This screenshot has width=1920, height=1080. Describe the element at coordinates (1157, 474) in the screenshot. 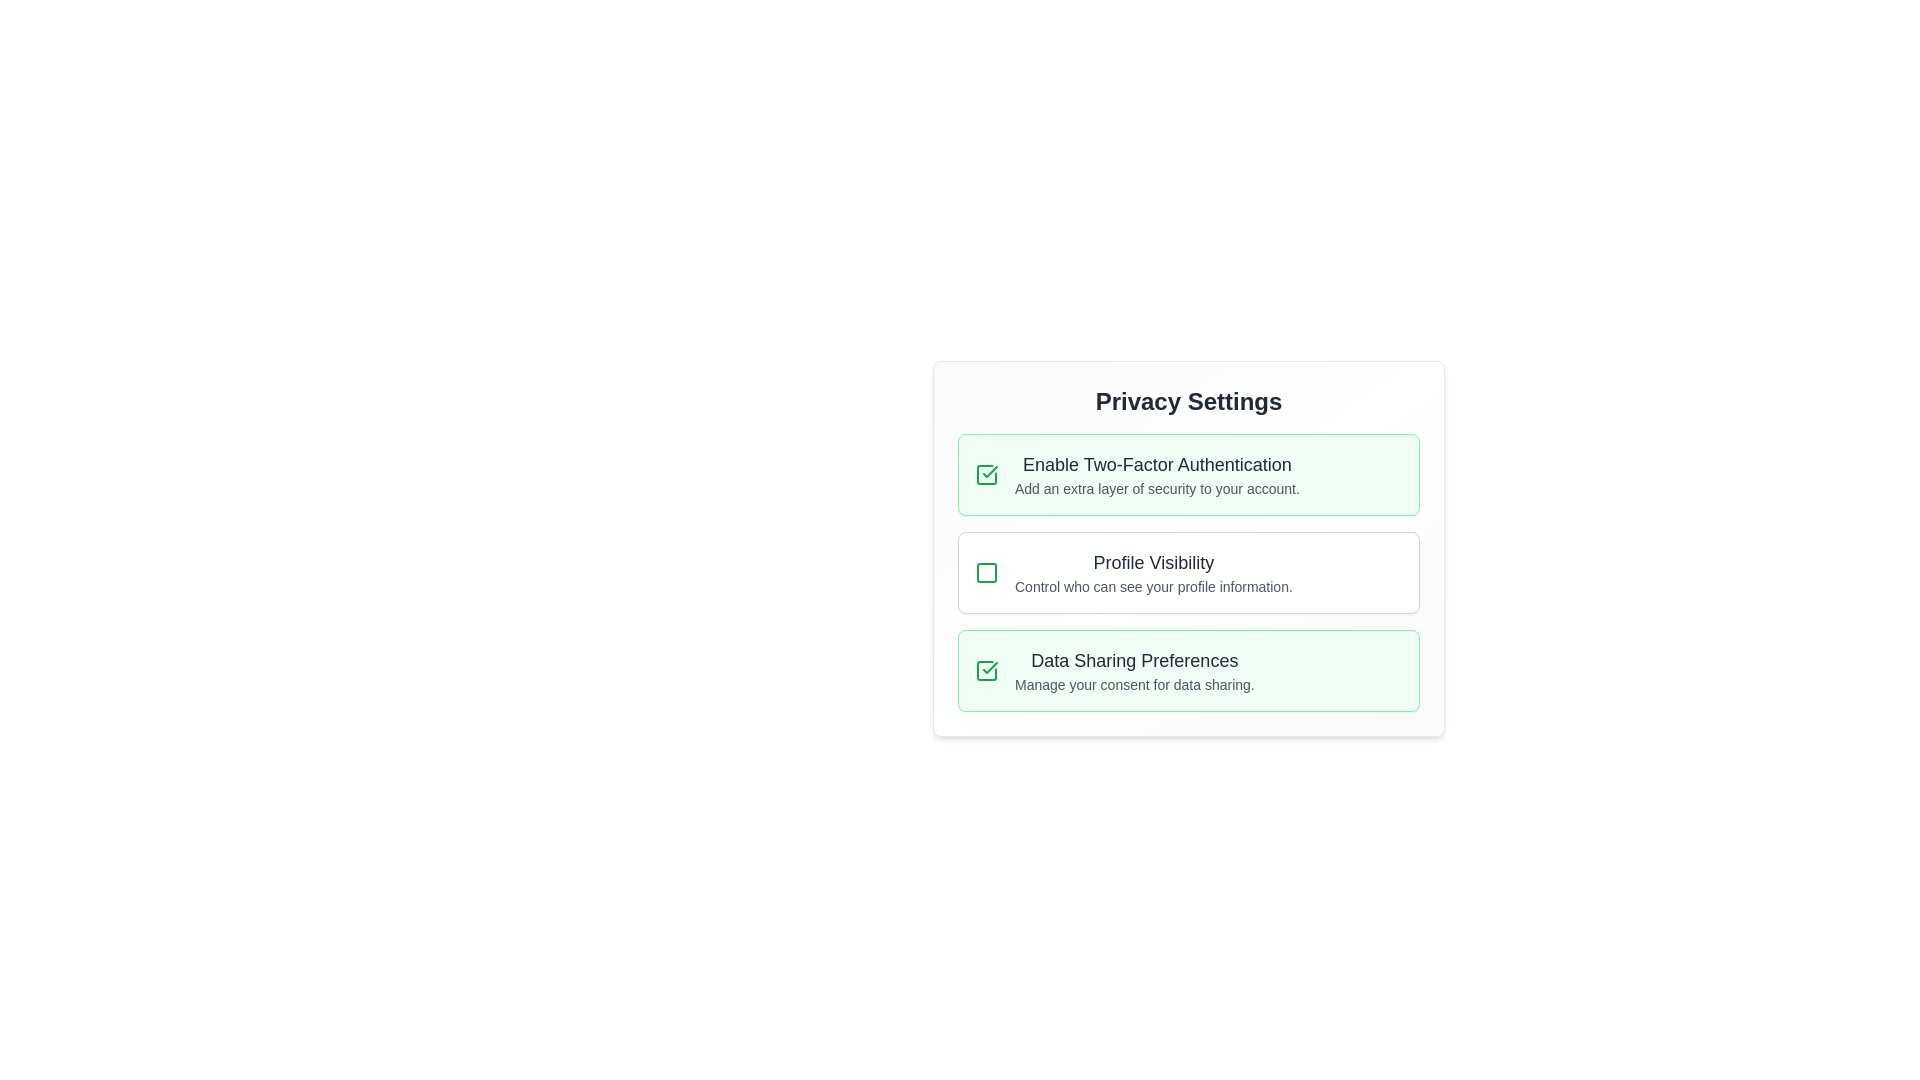

I see `the descriptive label for enabling two-factor authentication, which is the first item under the 'Privacy Settings' header` at that location.